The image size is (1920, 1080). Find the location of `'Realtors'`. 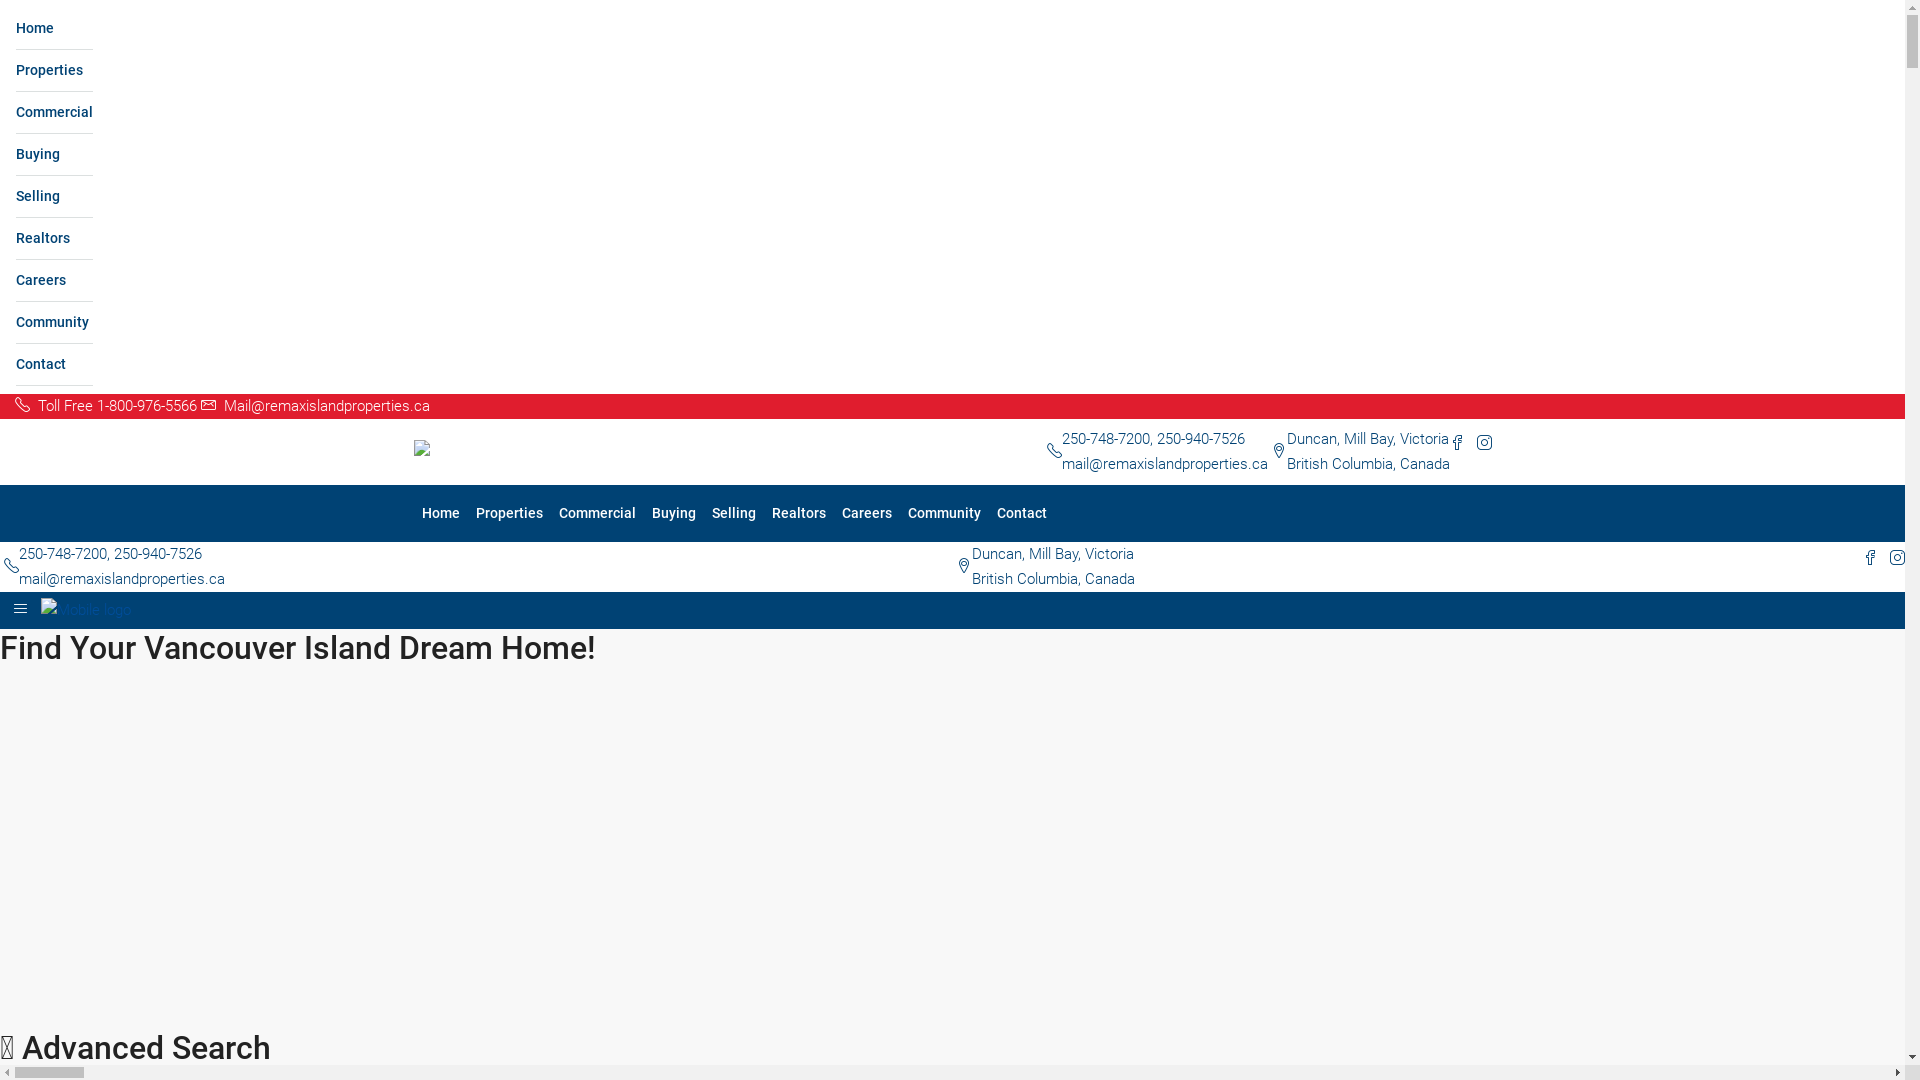

'Realtors' is located at coordinates (15, 238).